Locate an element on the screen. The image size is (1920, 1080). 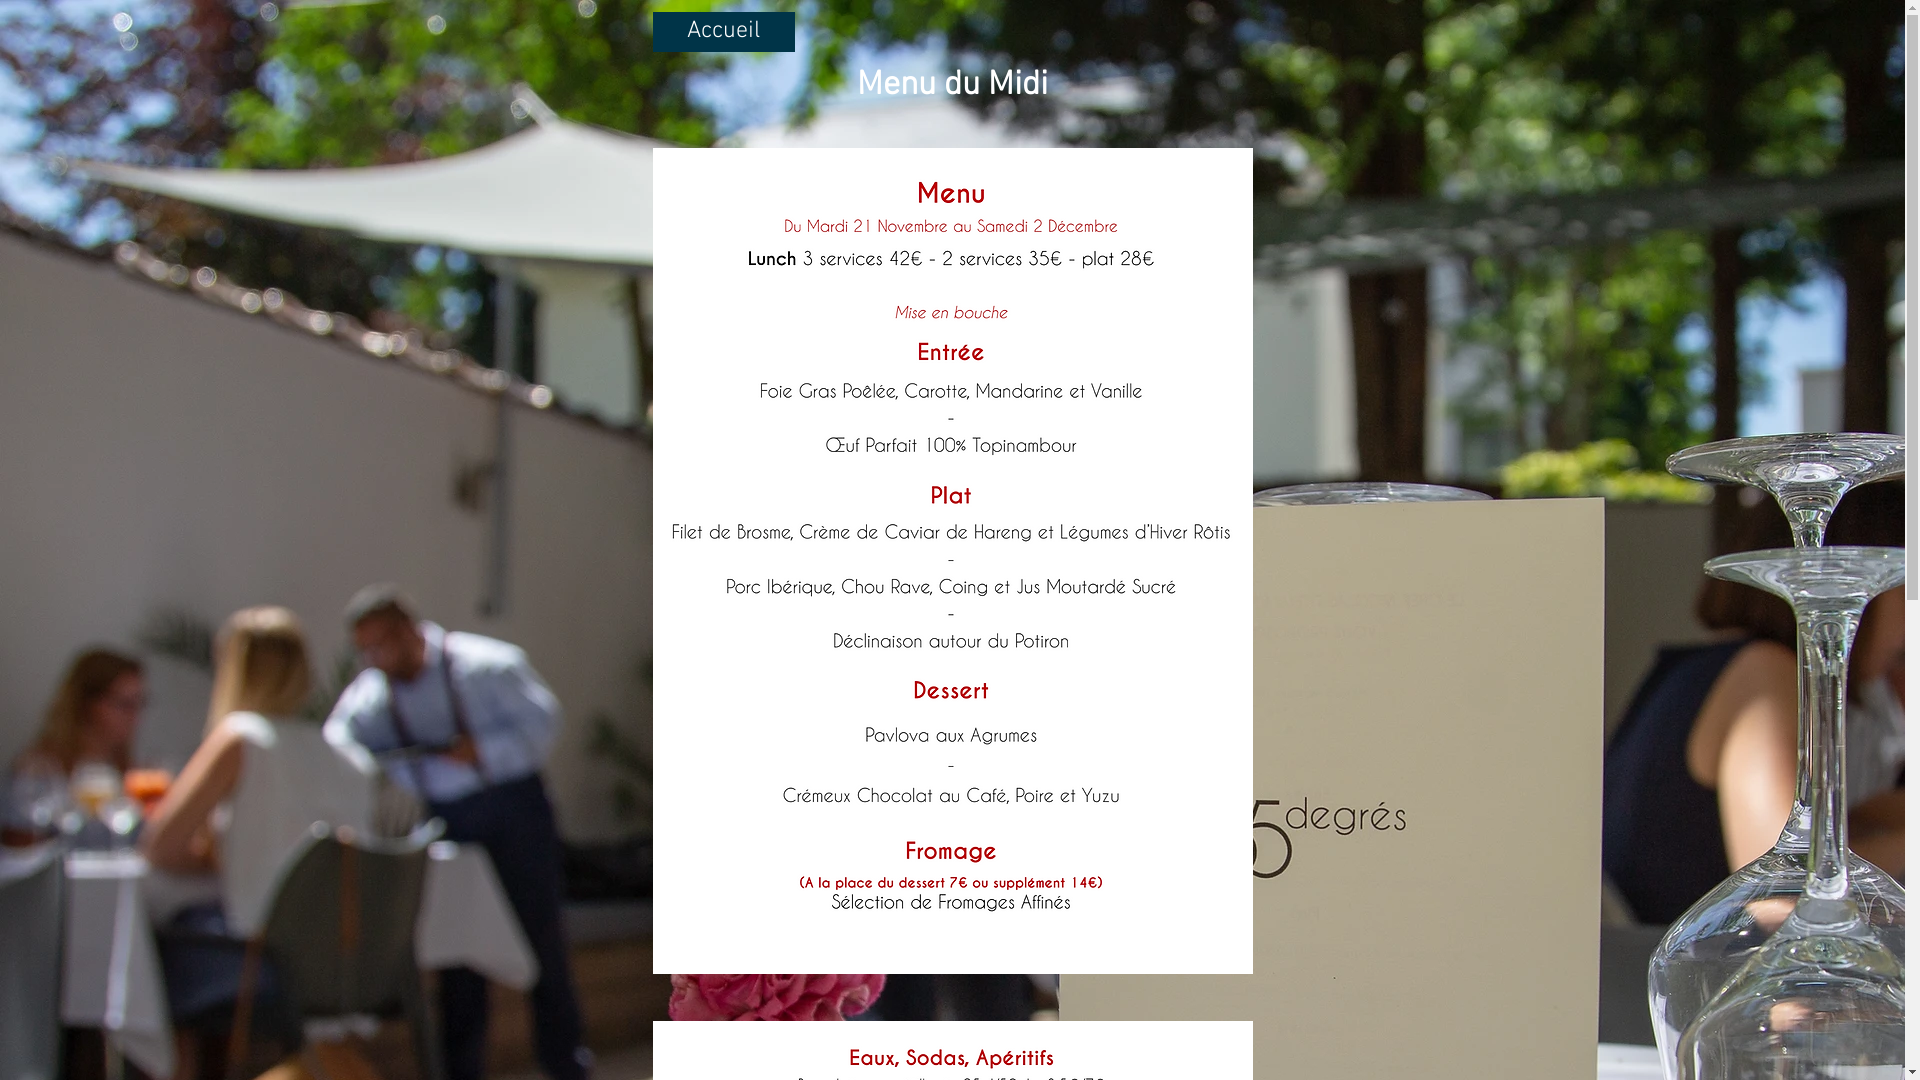
'Accueil' is located at coordinates (722, 31).